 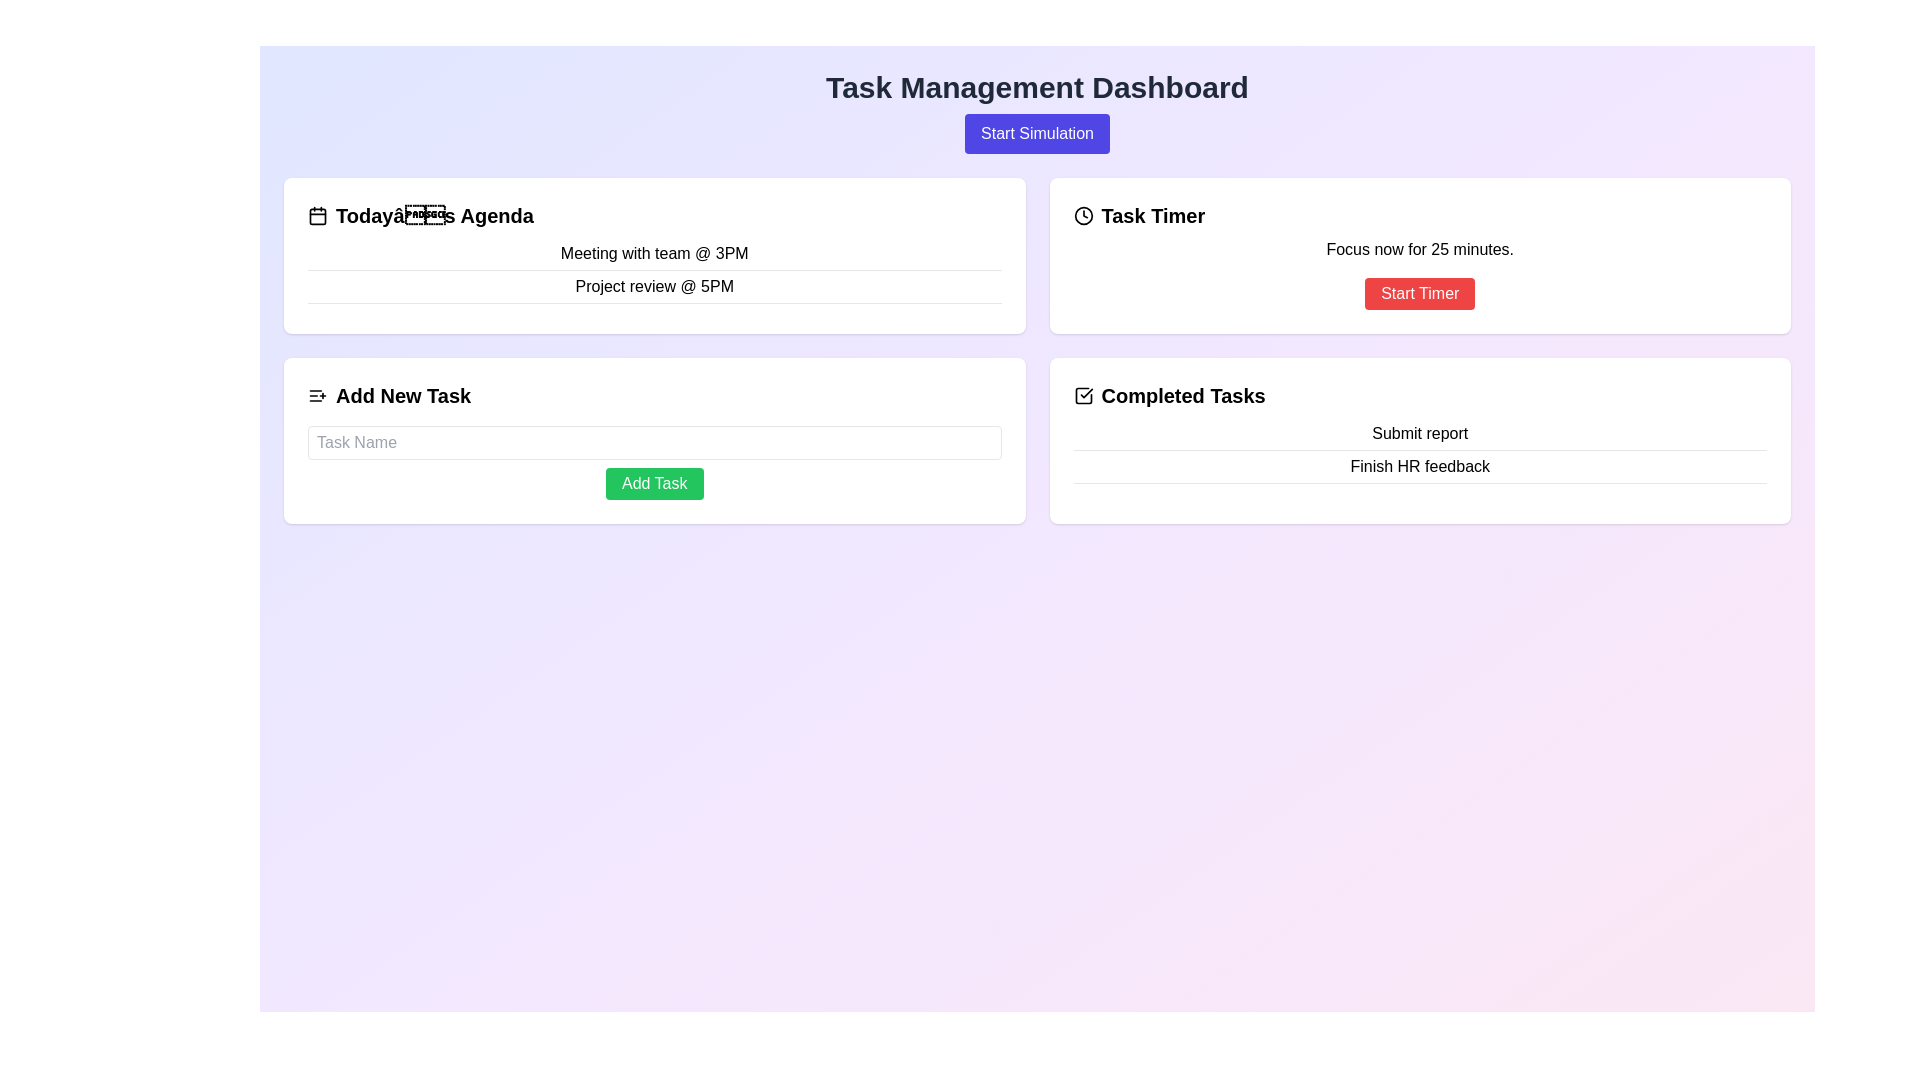 What do you see at coordinates (654, 442) in the screenshot?
I see `the text input field for entering a new task name located in the 'Add New Task' box by pressing Tab` at bounding box center [654, 442].